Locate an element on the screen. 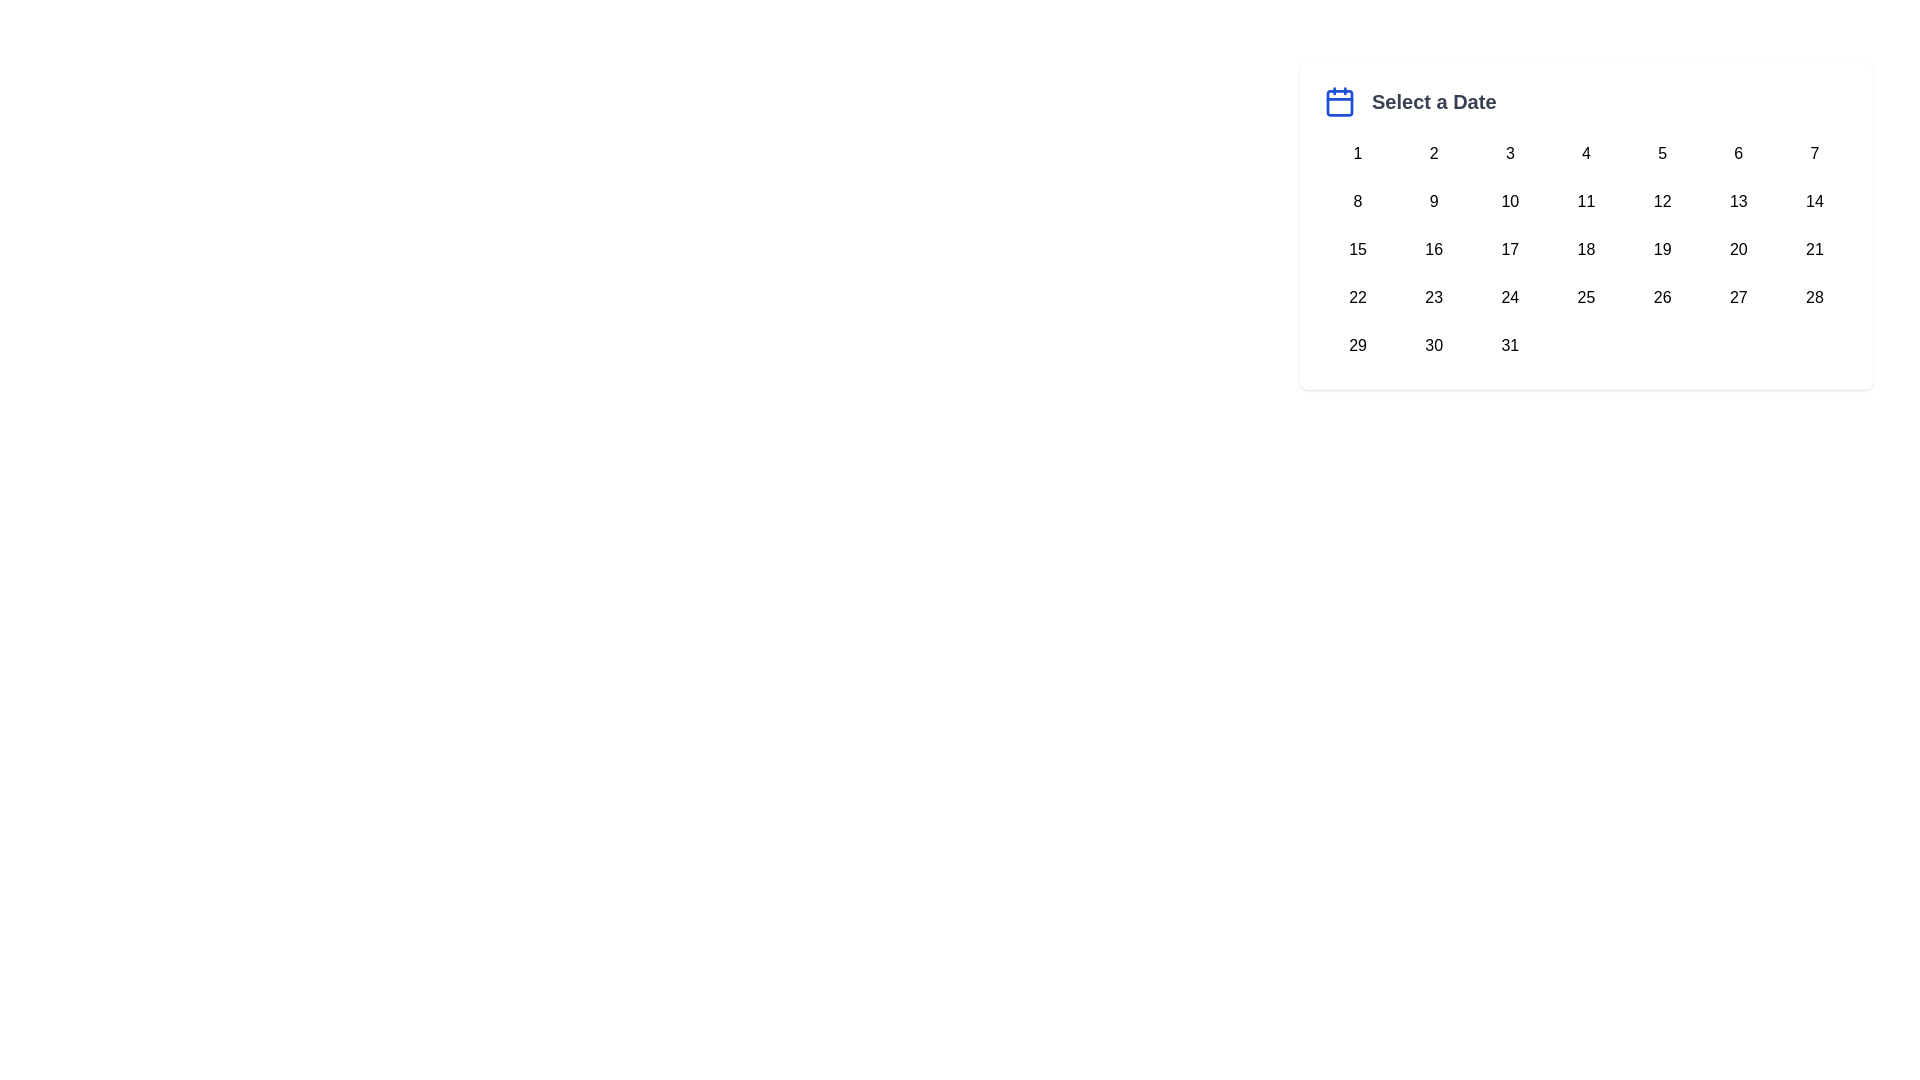  the date selector button for date '8' located in the second row and first column of the calendar grid under the 'Select a Date' label is located at coordinates (1358, 201).